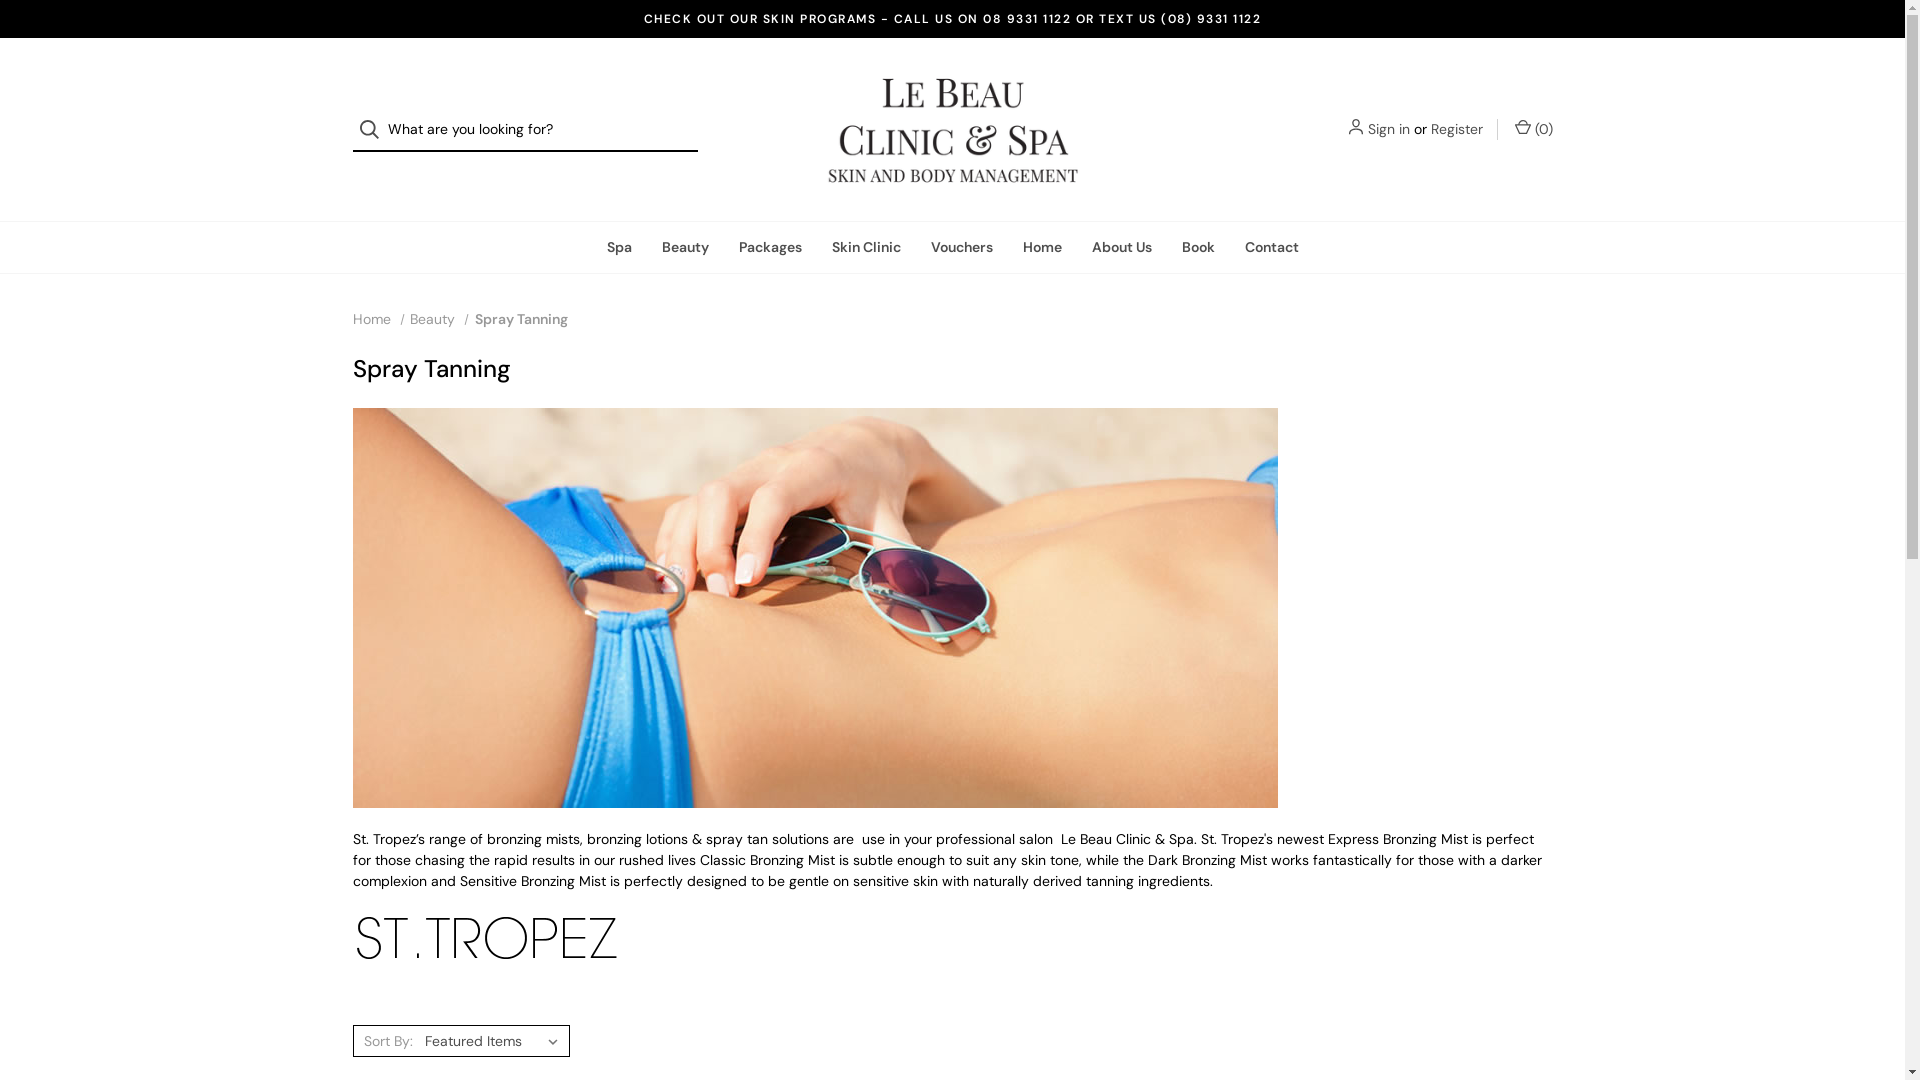  Describe the element at coordinates (1387, 129) in the screenshot. I see `'Sign in'` at that location.